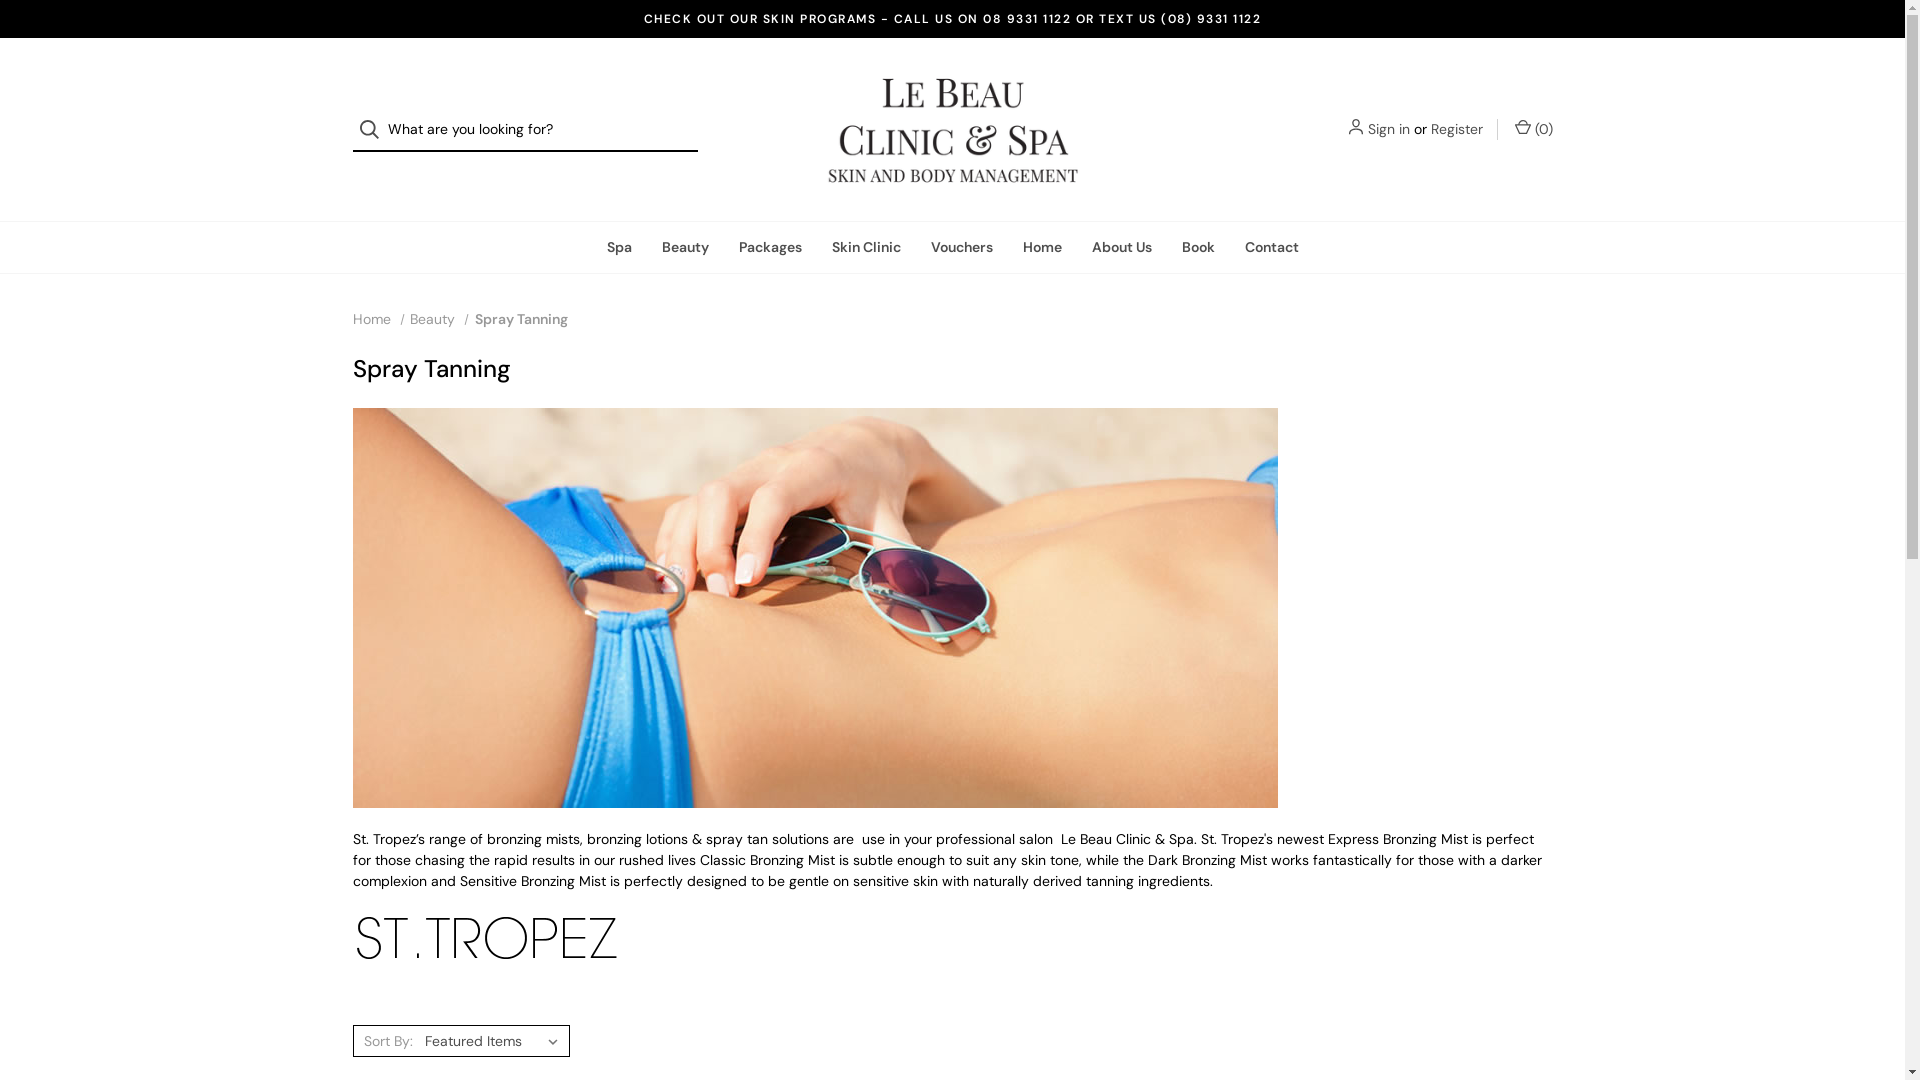  Describe the element at coordinates (1387, 129) in the screenshot. I see `'Sign in'` at that location.